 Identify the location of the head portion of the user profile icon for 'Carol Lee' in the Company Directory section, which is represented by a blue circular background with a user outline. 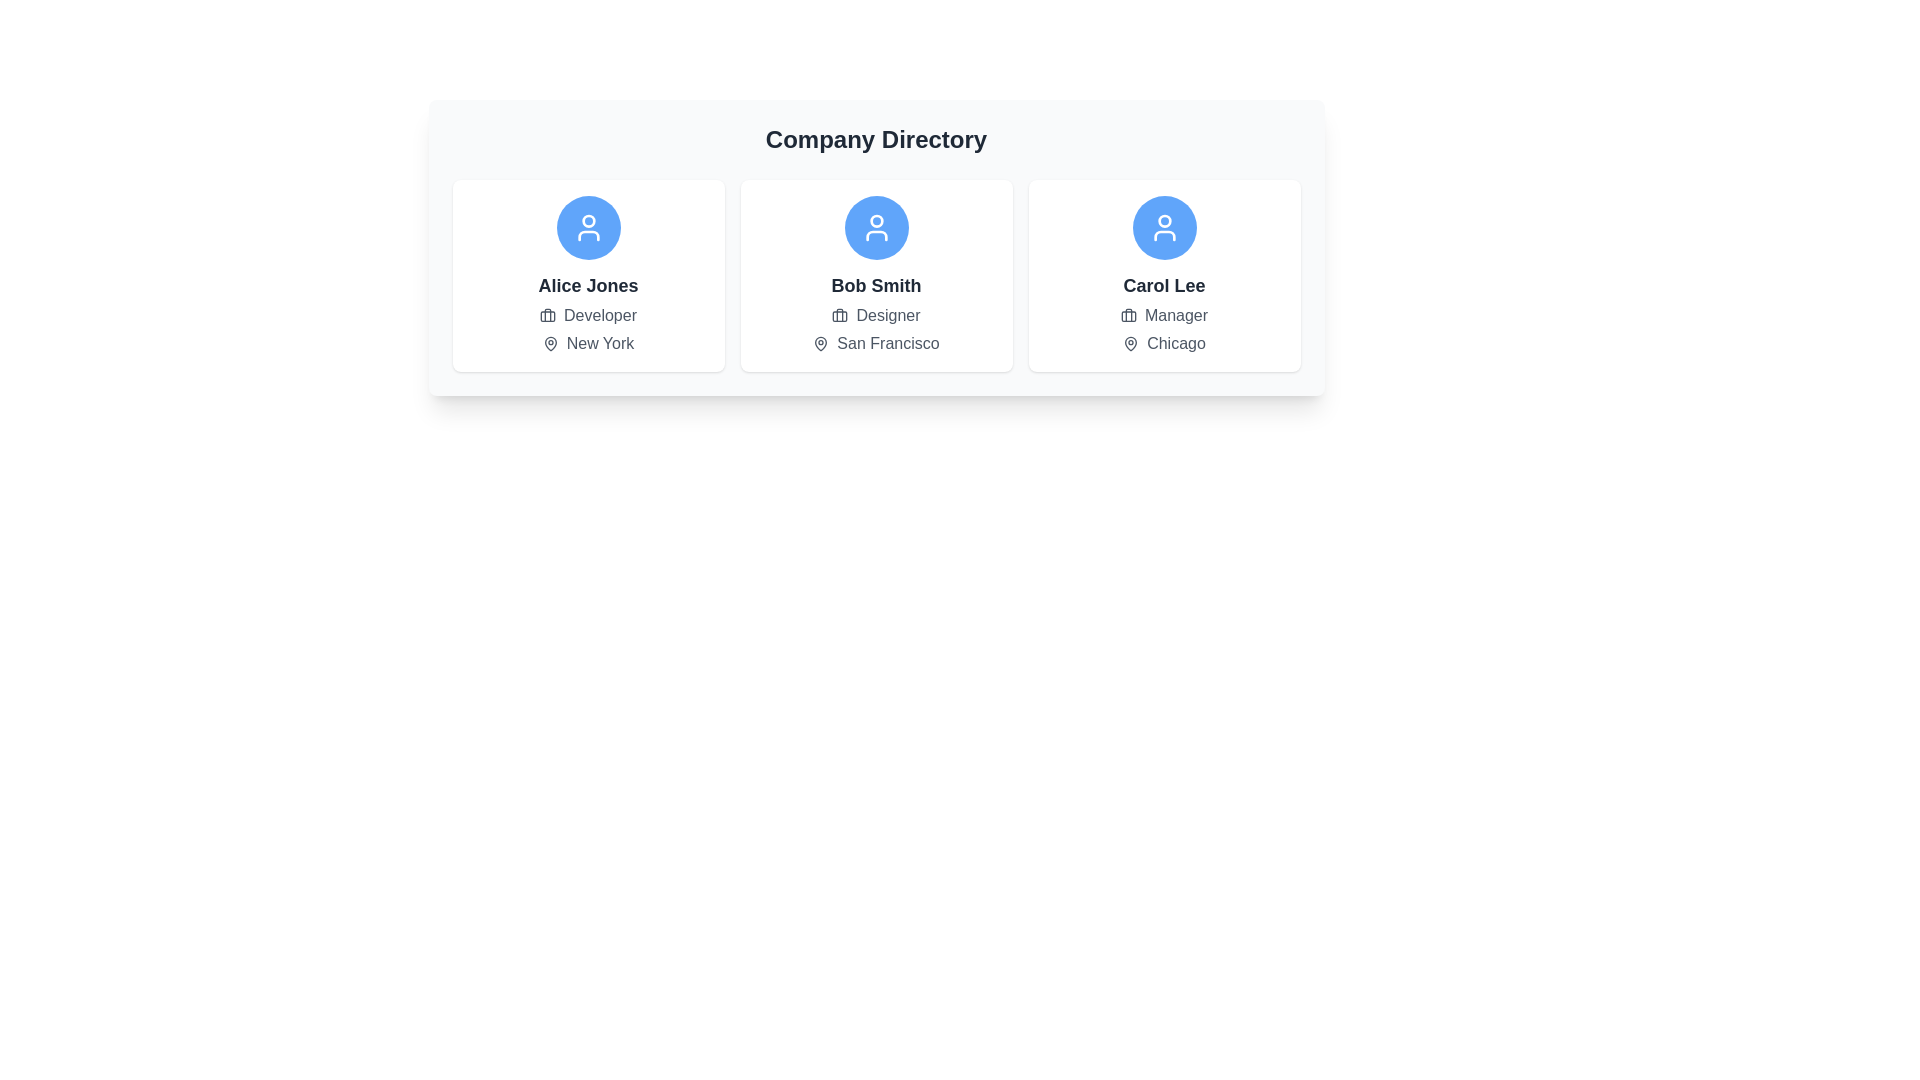
(1164, 221).